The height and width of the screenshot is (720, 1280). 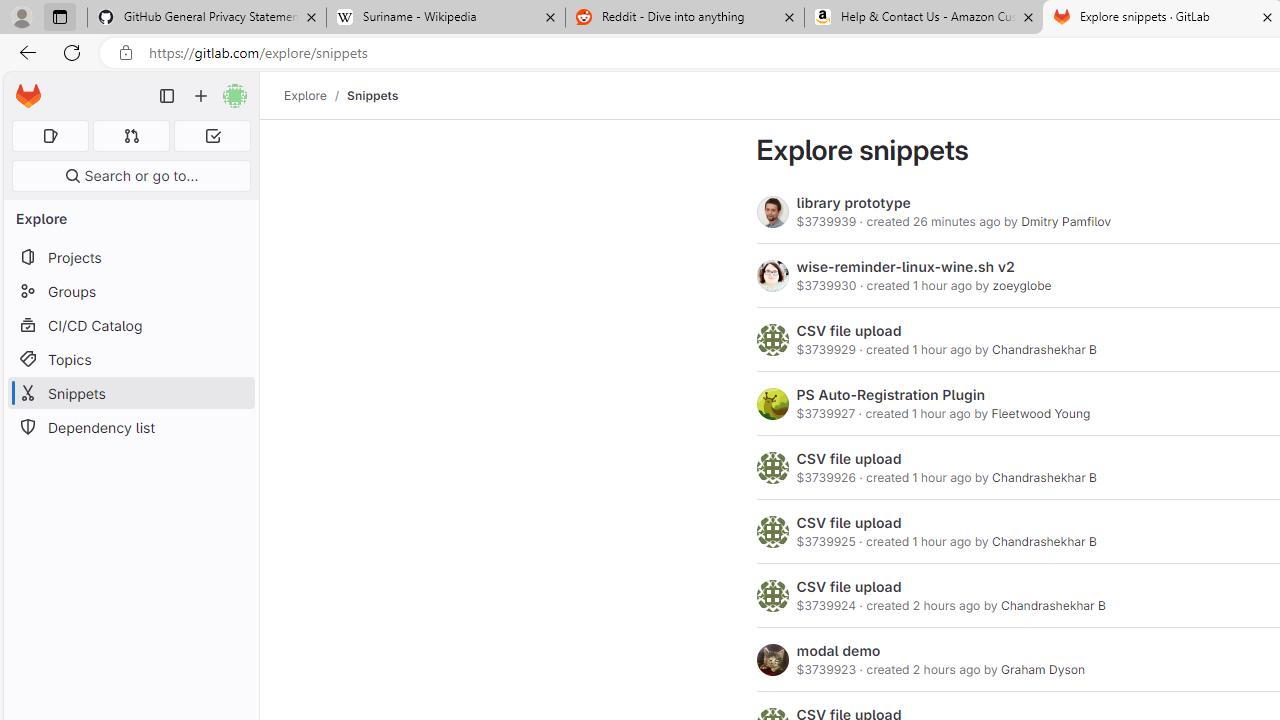 What do you see at coordinates (923, 17) in the screenshot?
I see `'Help & Contact Us - Amazon Customer Service'` at bounding box center [923, 17].